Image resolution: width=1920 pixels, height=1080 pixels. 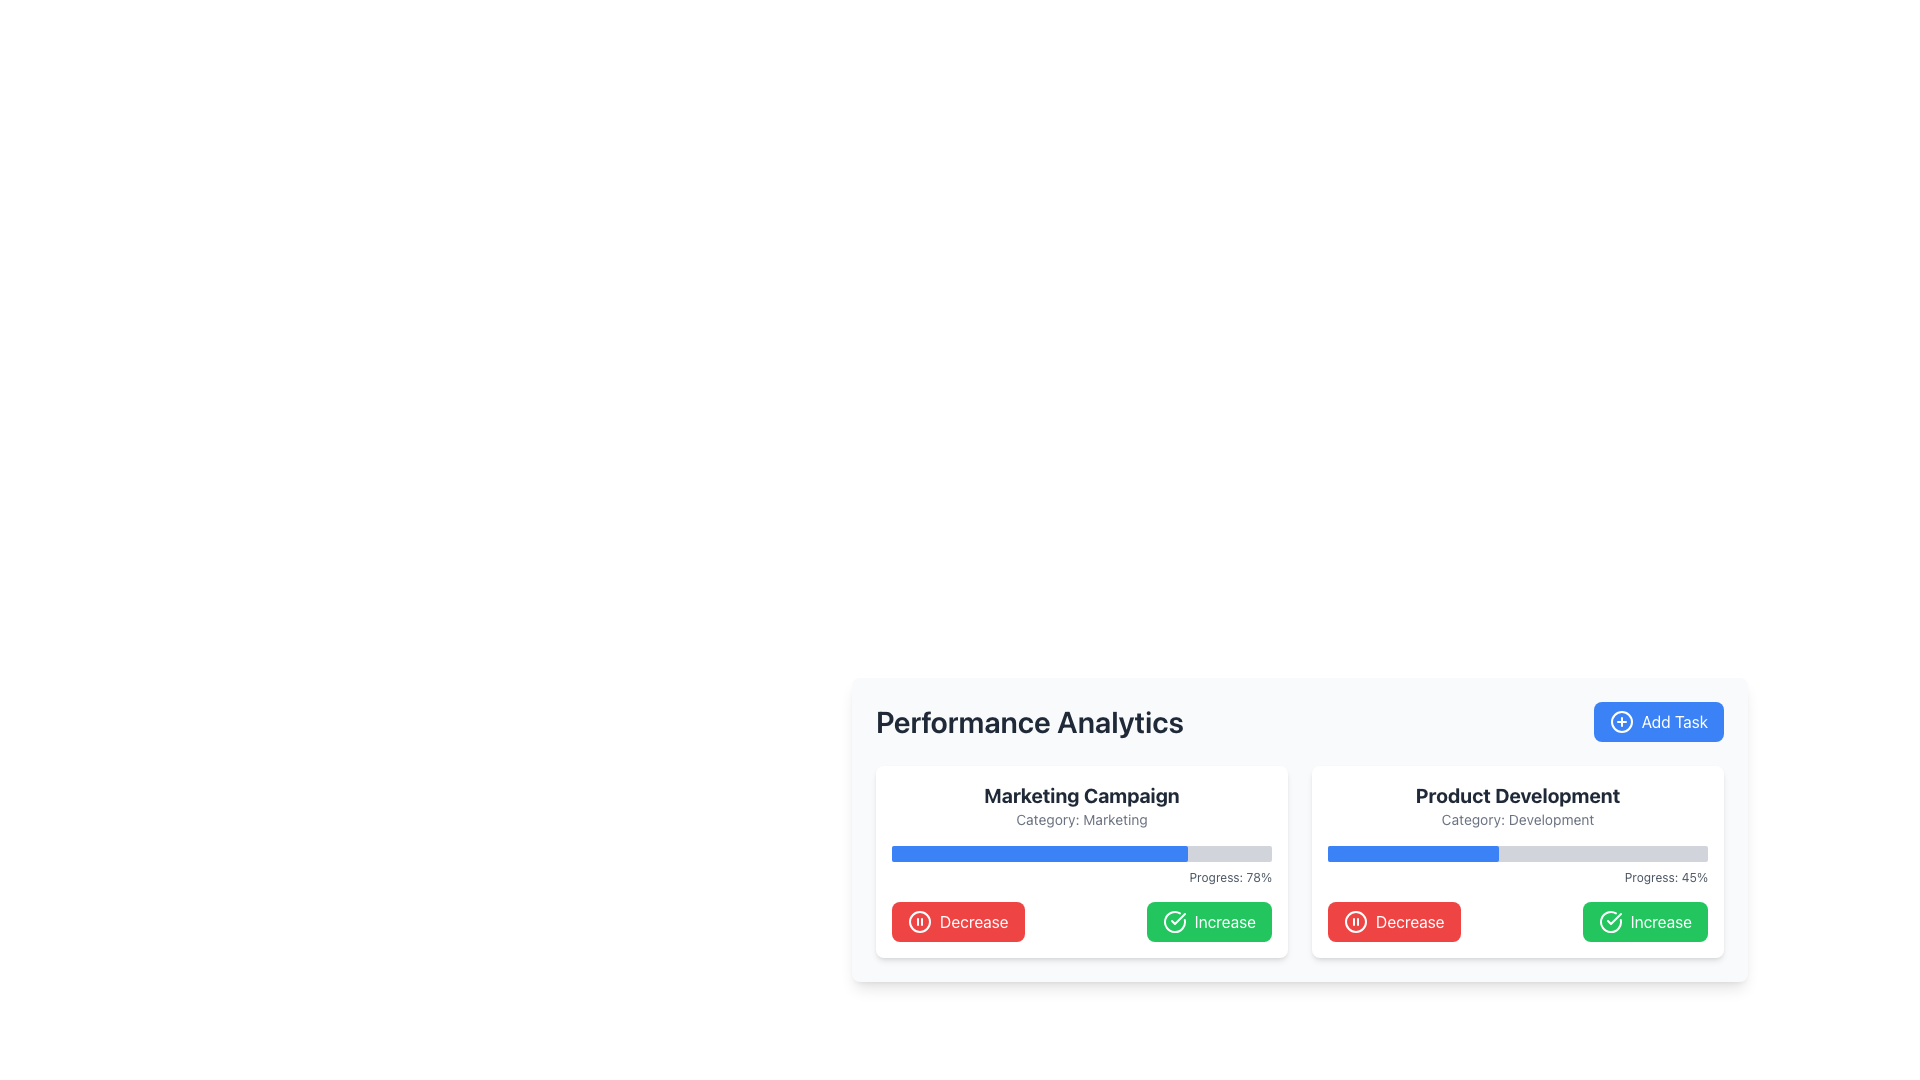 I want to click on the blue 'Add Task' button with a white label and plus icon located in the top-right corner of the 'Performance Analytics' toolbar, so click(x=1658, y=721).